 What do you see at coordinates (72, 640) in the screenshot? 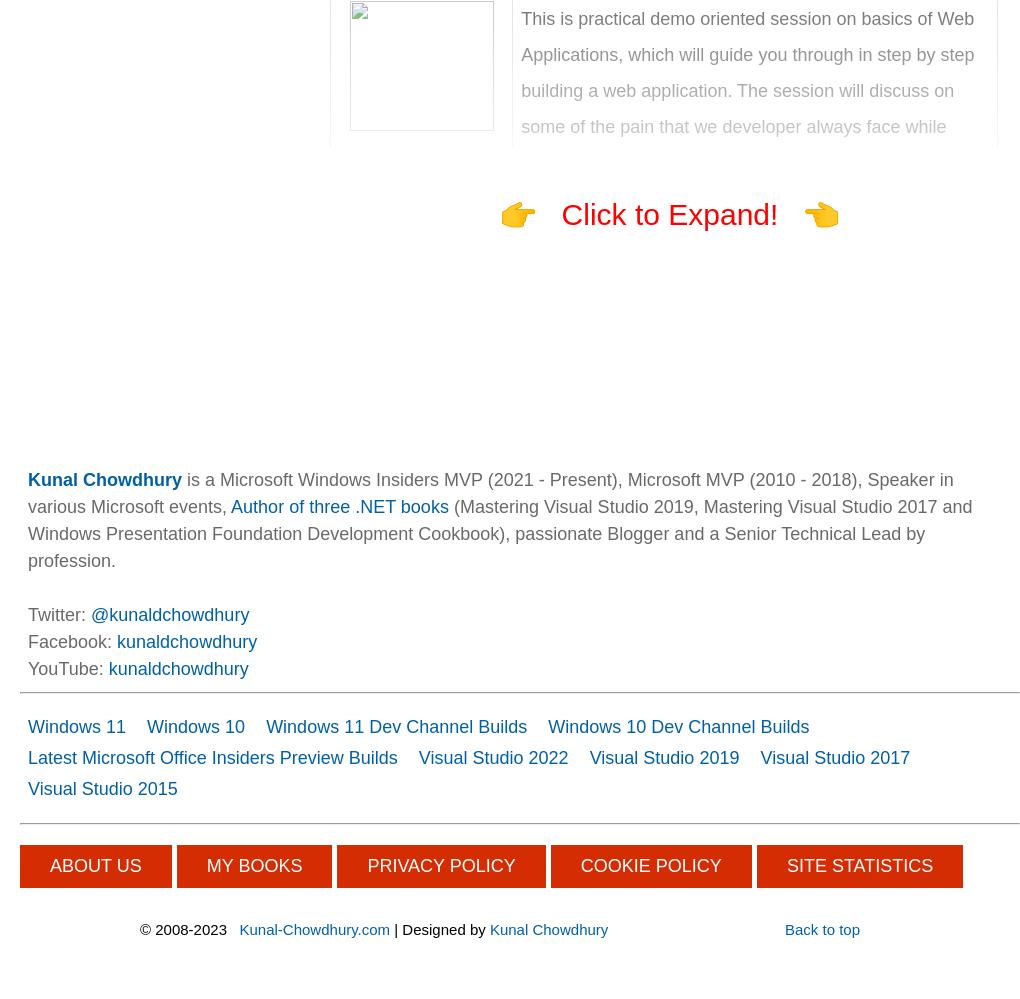
I see `'Facebook:'` at bounding box center [72, 640].